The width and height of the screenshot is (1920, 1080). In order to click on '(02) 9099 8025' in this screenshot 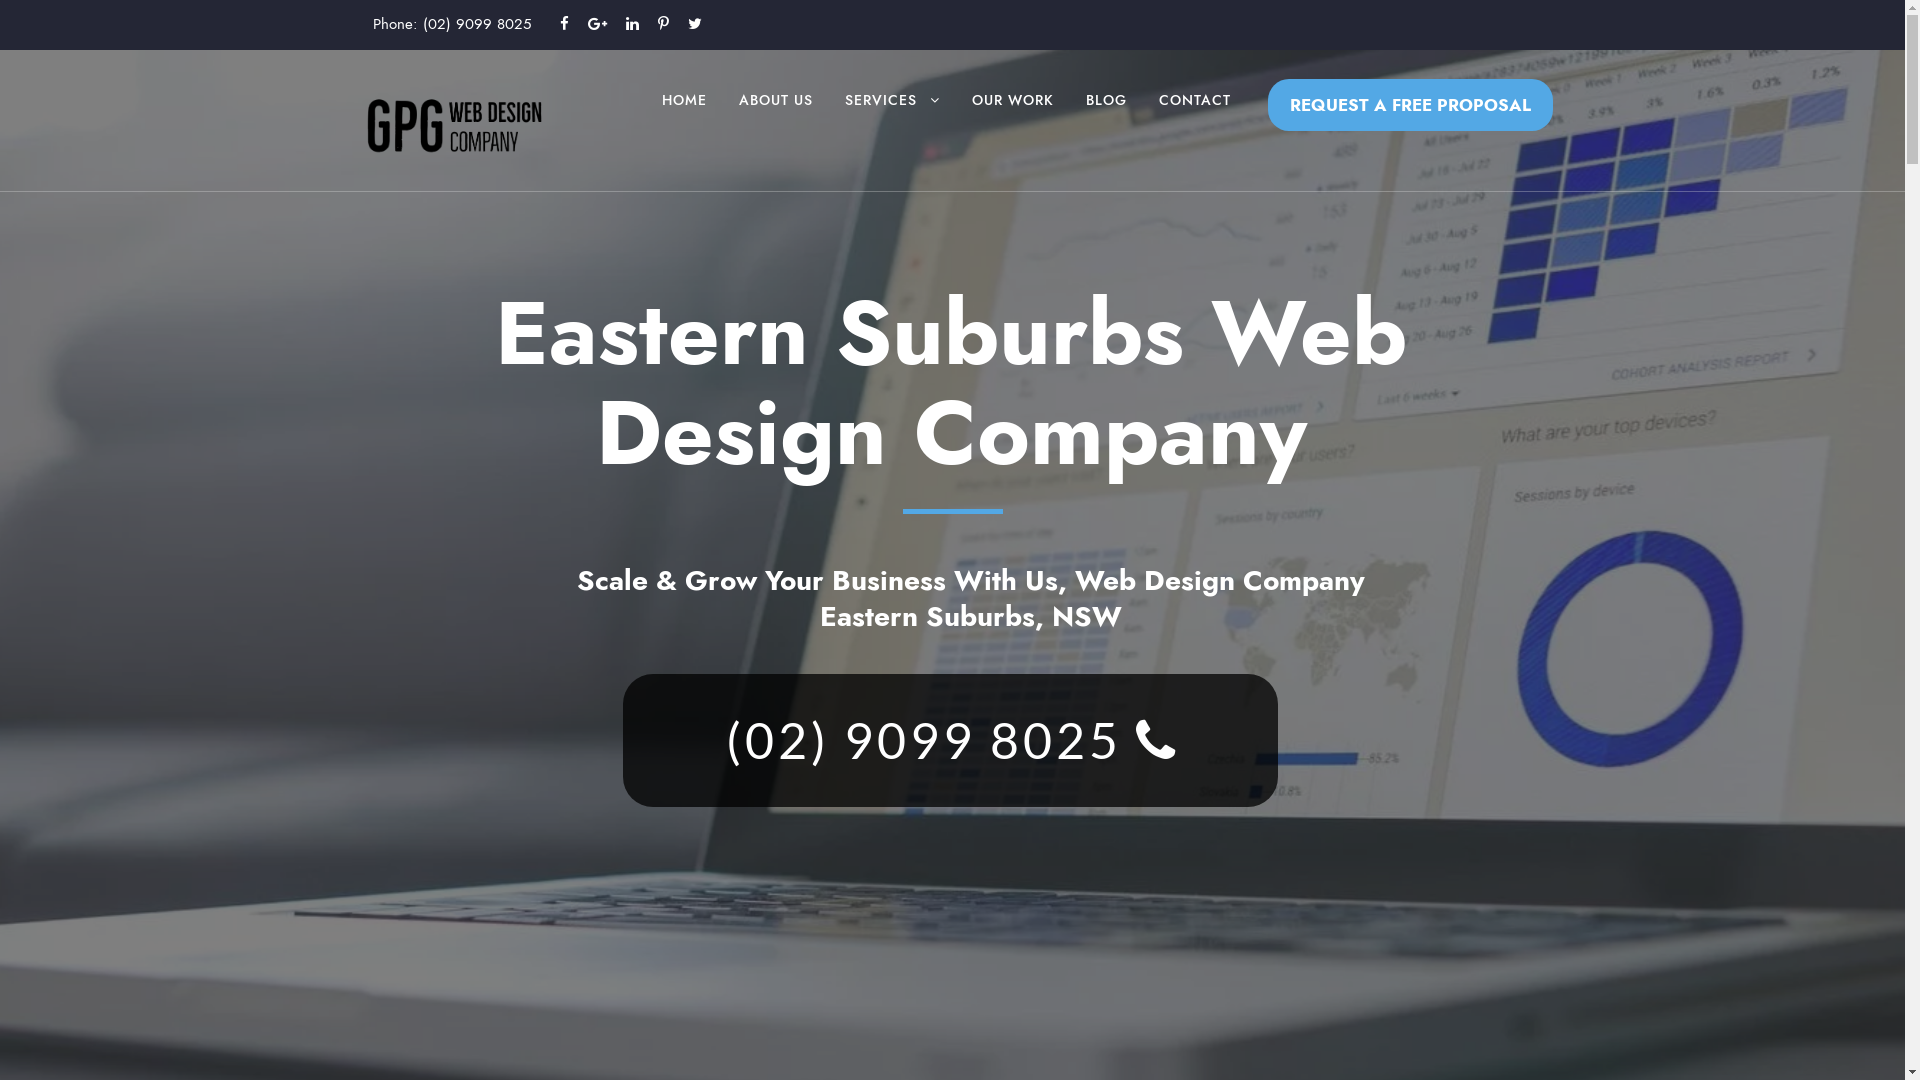, I will do `click(948, 740)`.